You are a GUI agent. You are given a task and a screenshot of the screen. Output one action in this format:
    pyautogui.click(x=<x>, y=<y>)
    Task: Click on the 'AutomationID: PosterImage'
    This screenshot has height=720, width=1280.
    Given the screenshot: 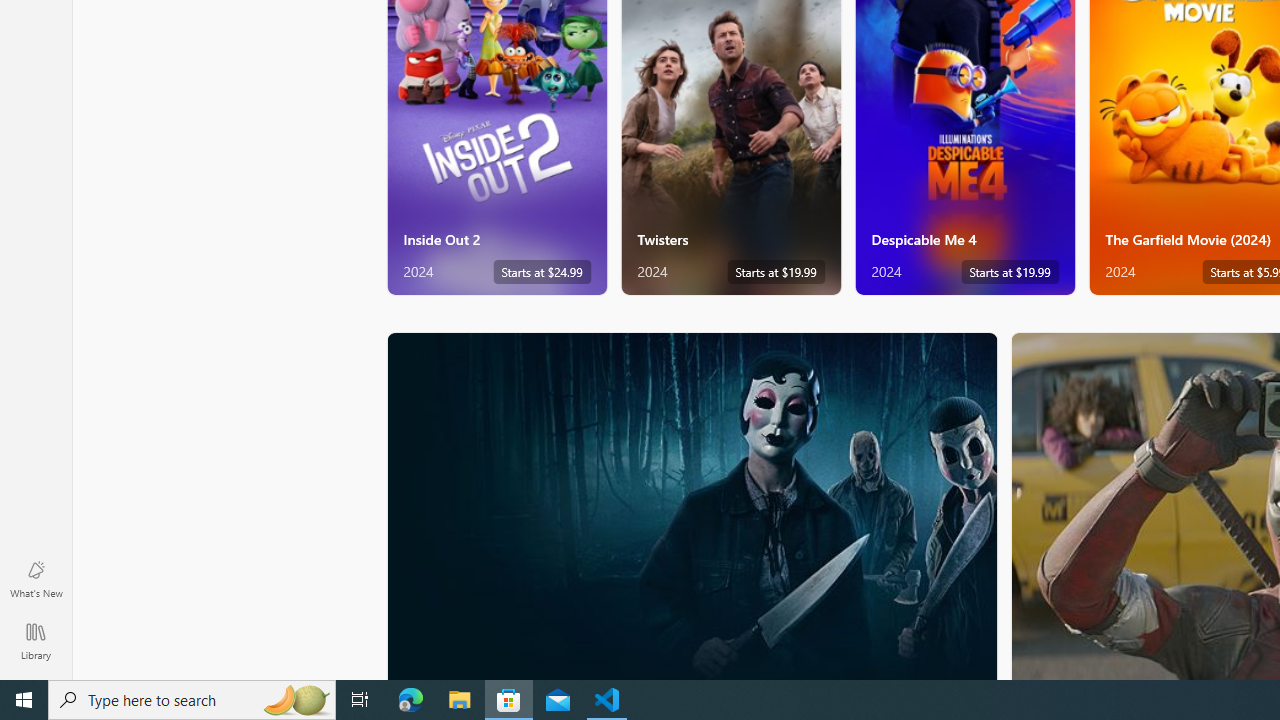 What is the action you would take?
    pyautogui.click(x=691, y=505)
    